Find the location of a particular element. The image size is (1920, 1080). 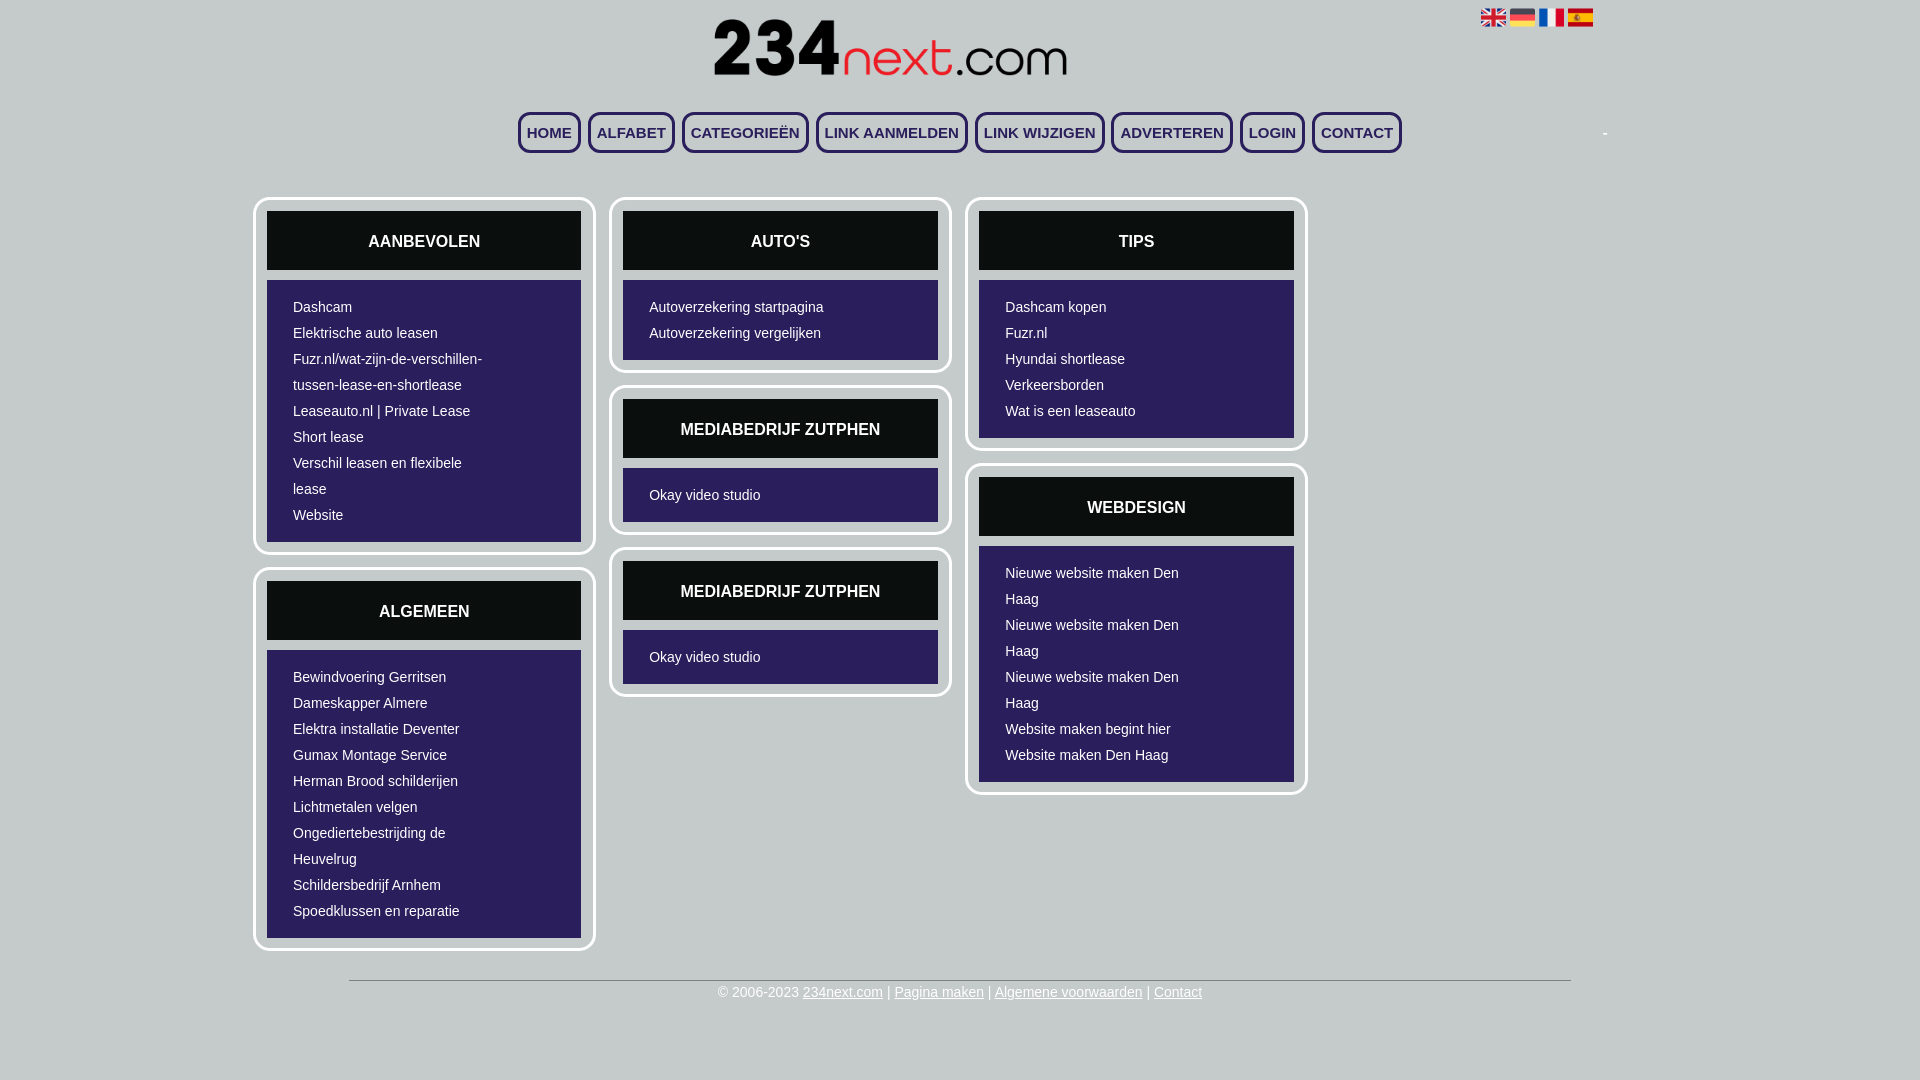

'CONTACT' is located at coordinates (1357, 132).